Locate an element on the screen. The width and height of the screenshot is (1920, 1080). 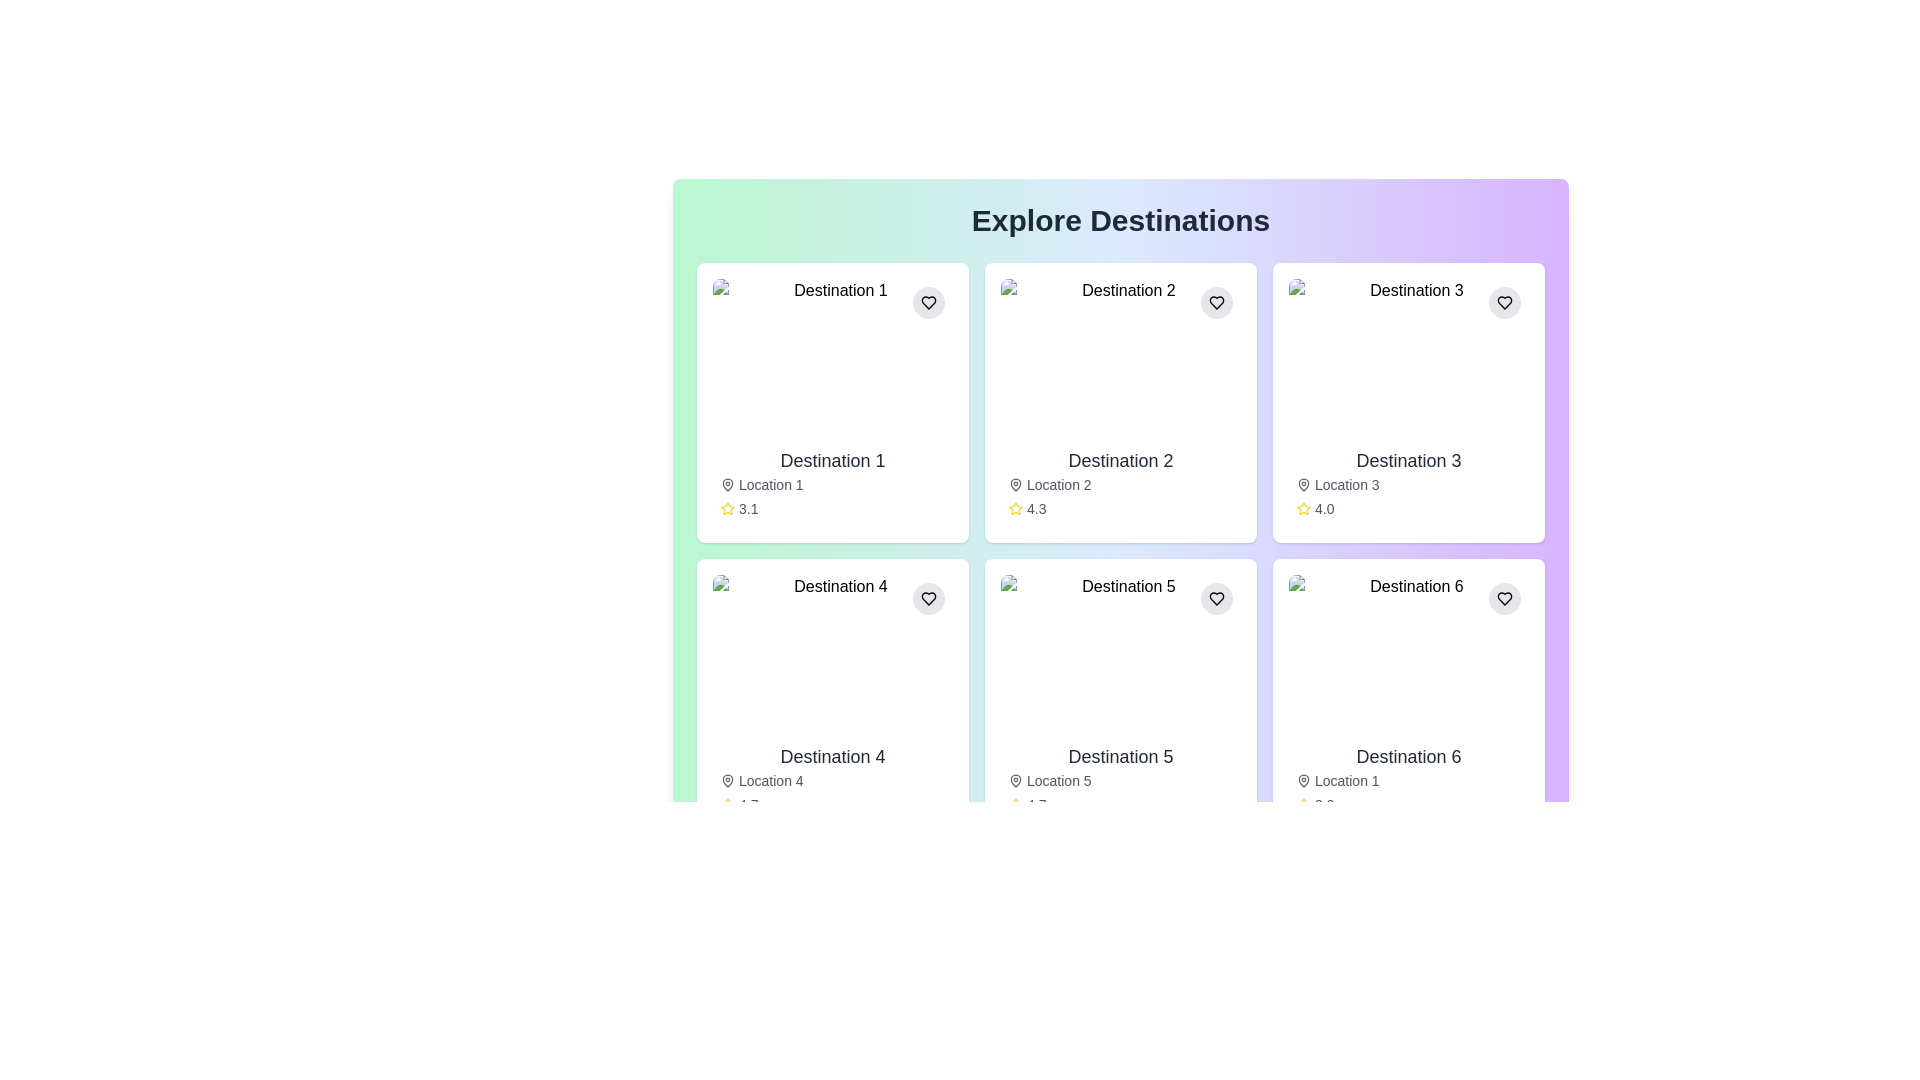
the 'favorite' or 'like' icon is located at coordinates (1505, 303).